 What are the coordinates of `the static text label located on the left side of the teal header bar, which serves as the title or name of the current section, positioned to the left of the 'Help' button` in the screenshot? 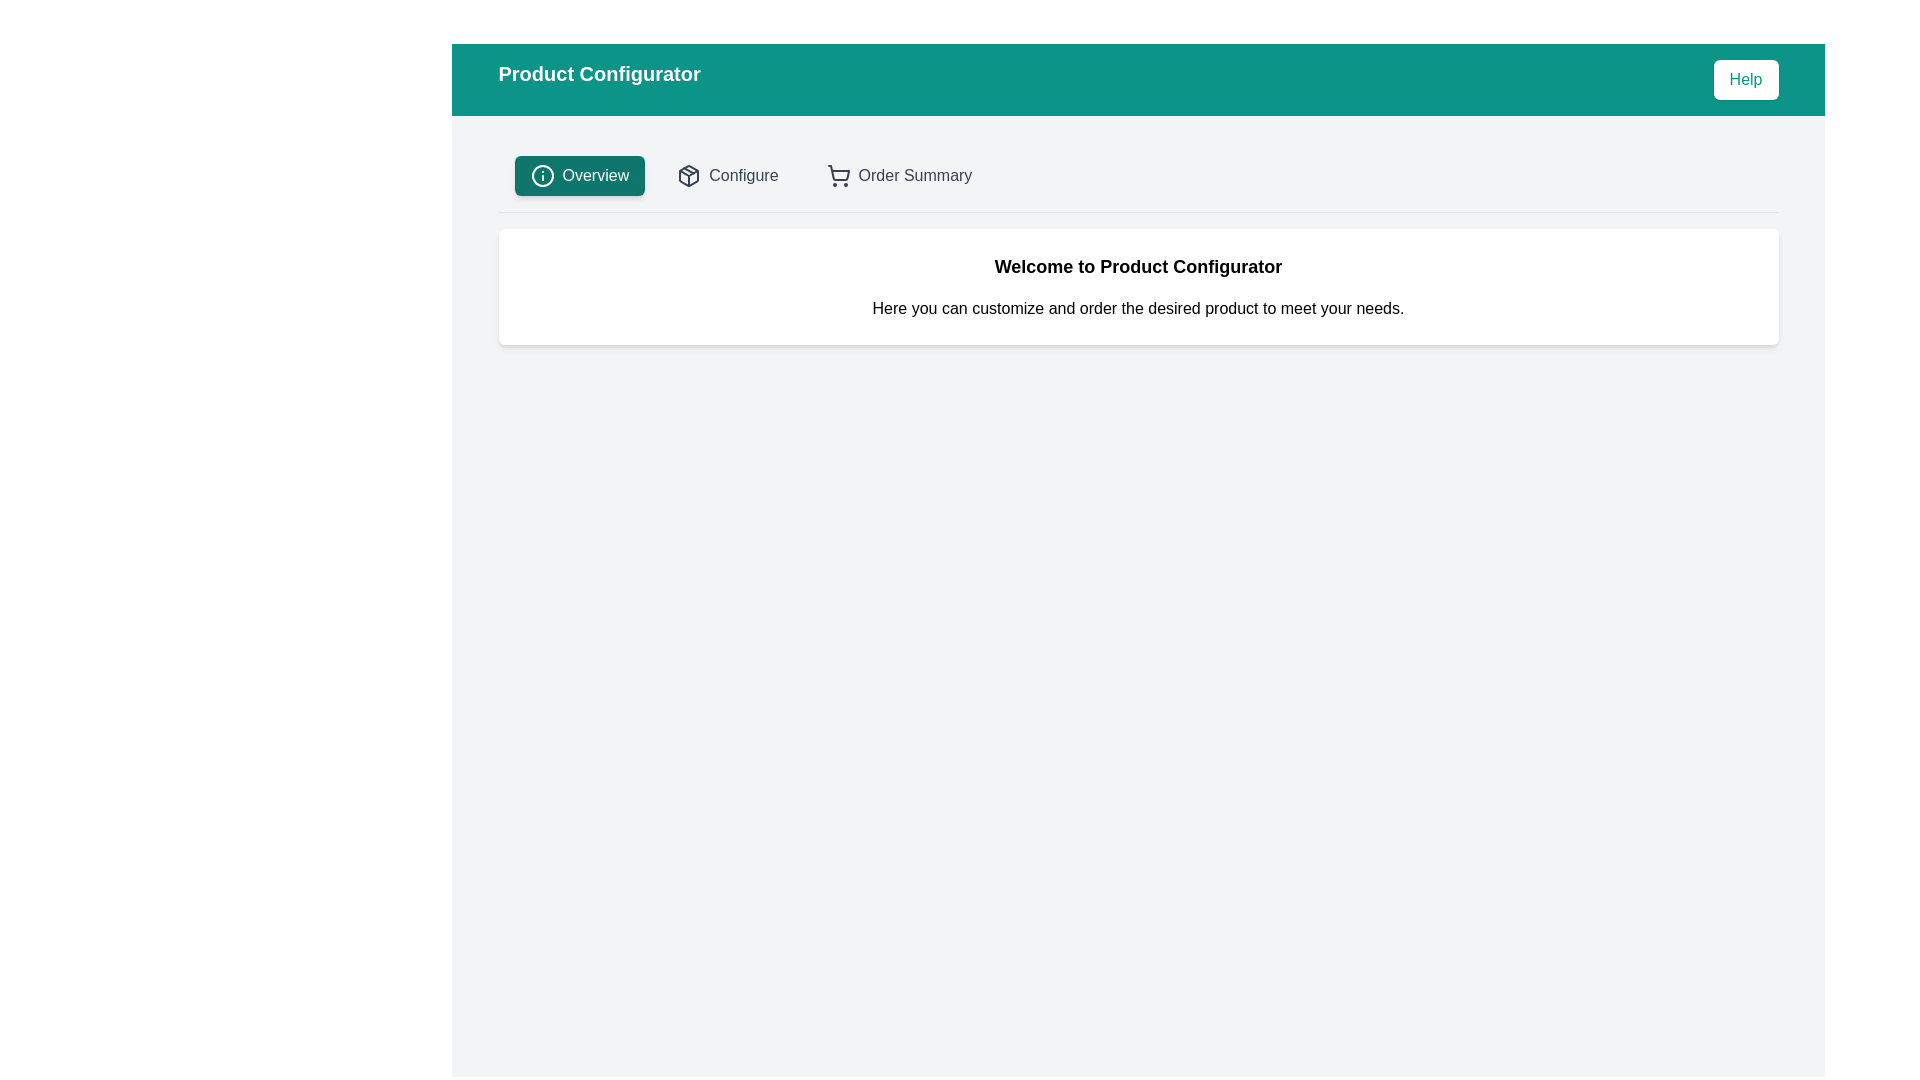 It's located at (598, 79).